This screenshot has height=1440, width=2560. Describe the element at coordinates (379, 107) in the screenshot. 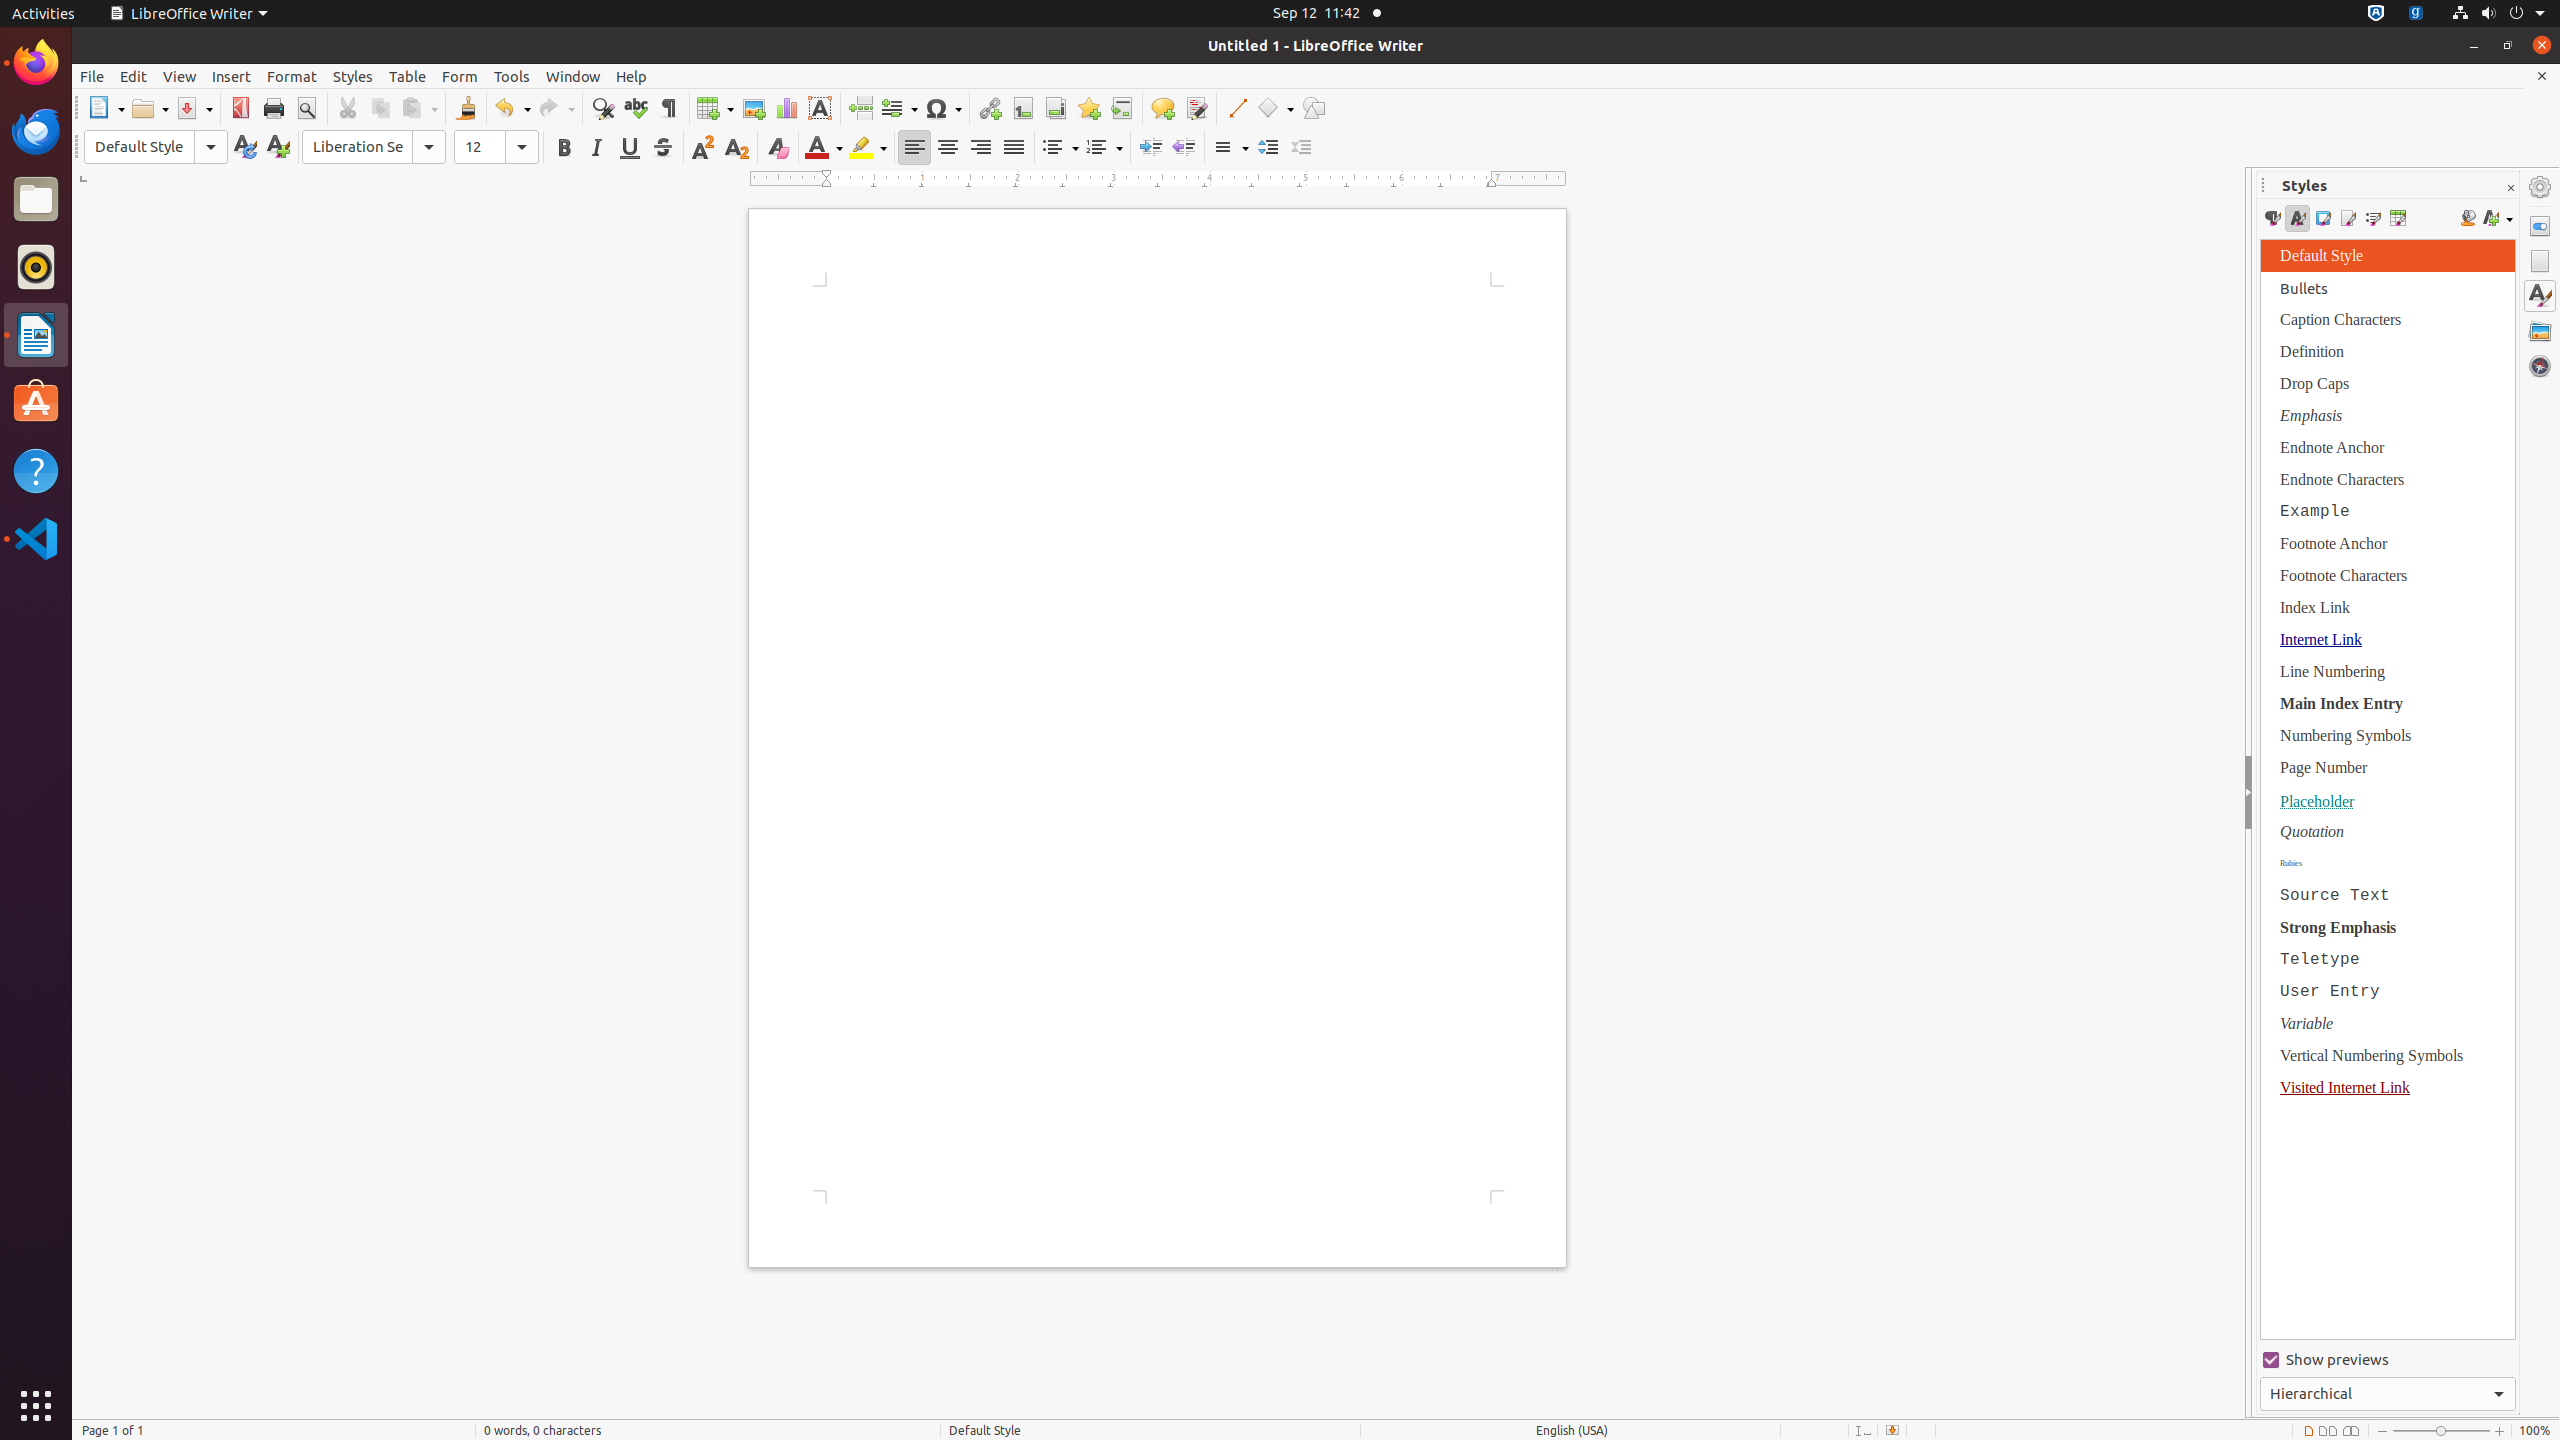

I see `'Copy'` at that location.